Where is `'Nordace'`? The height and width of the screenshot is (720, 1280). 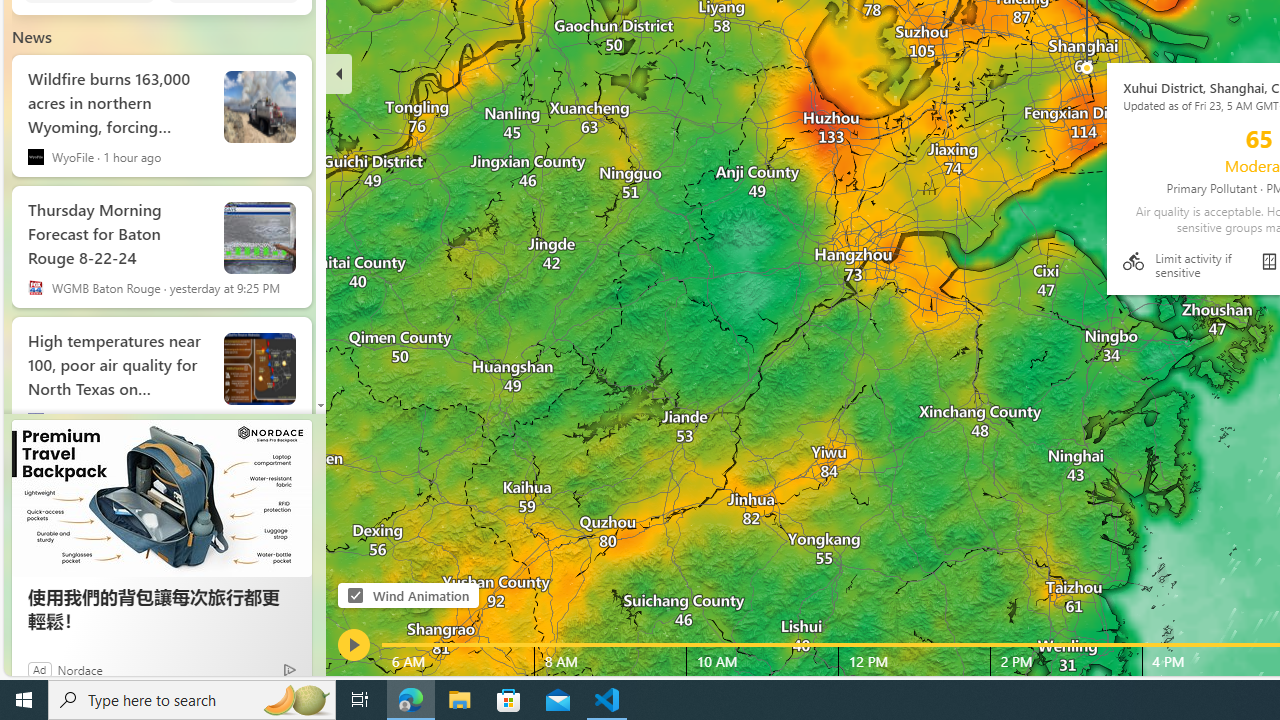 'Nordace' is located at coordinates (80, 669).